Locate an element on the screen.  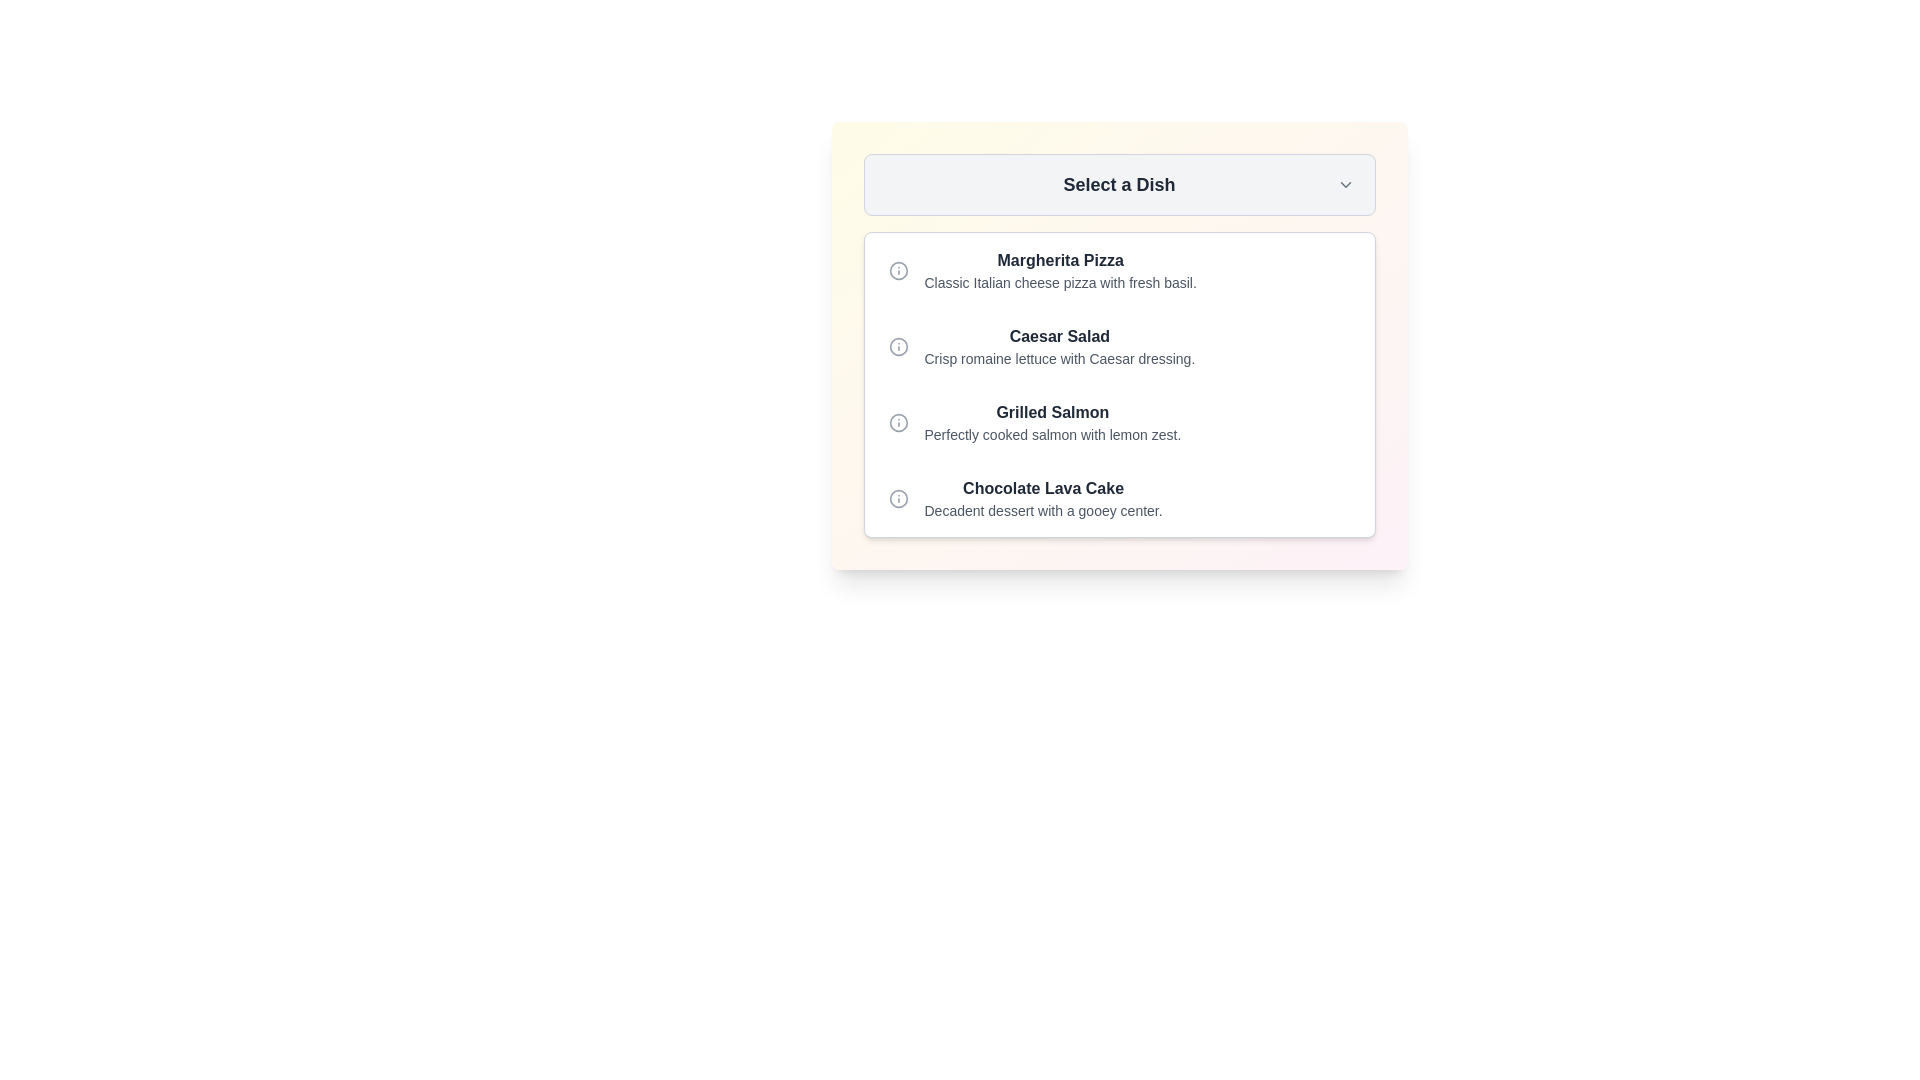
description of the 'Grilled Salmon' Text Label element, which includes the header and its details about the dish is located at coordinates (1051, 422).